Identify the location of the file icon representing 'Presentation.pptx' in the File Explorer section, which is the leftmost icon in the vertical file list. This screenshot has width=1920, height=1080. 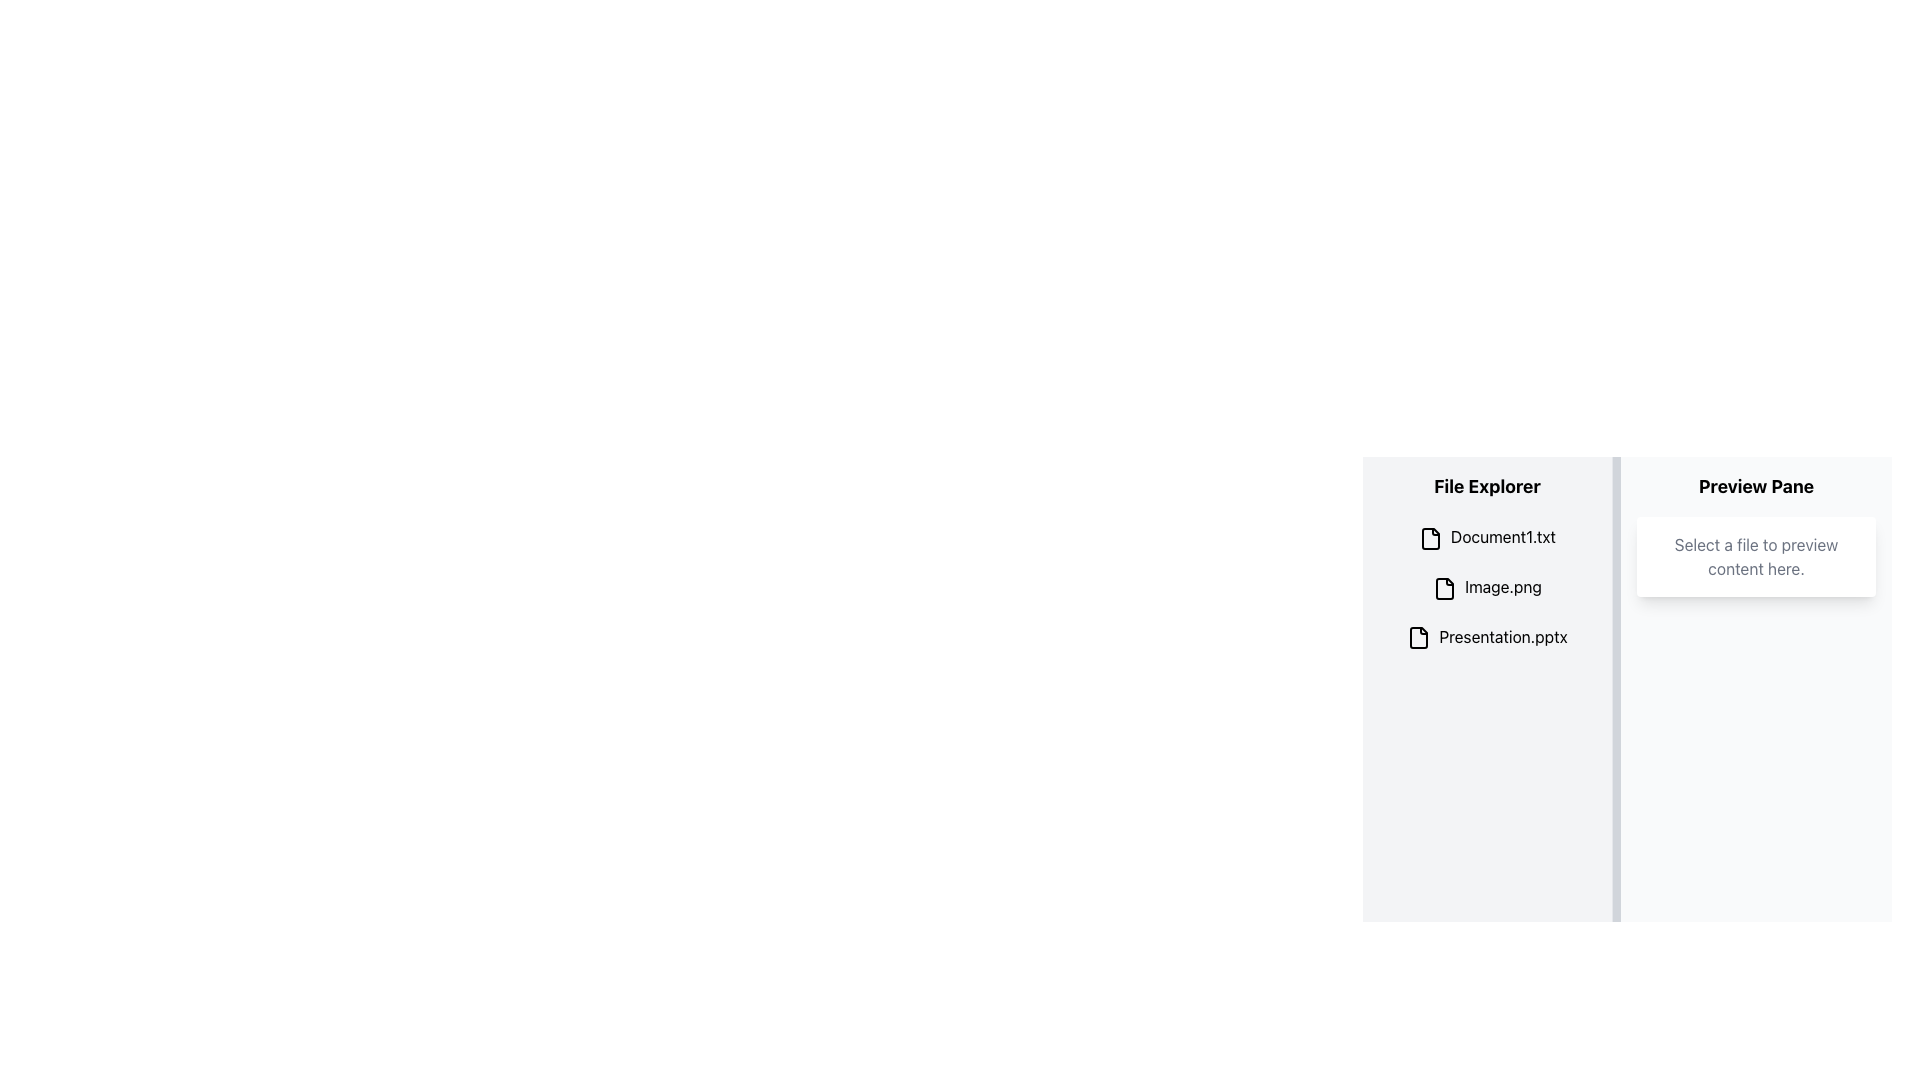
(1418, 638).